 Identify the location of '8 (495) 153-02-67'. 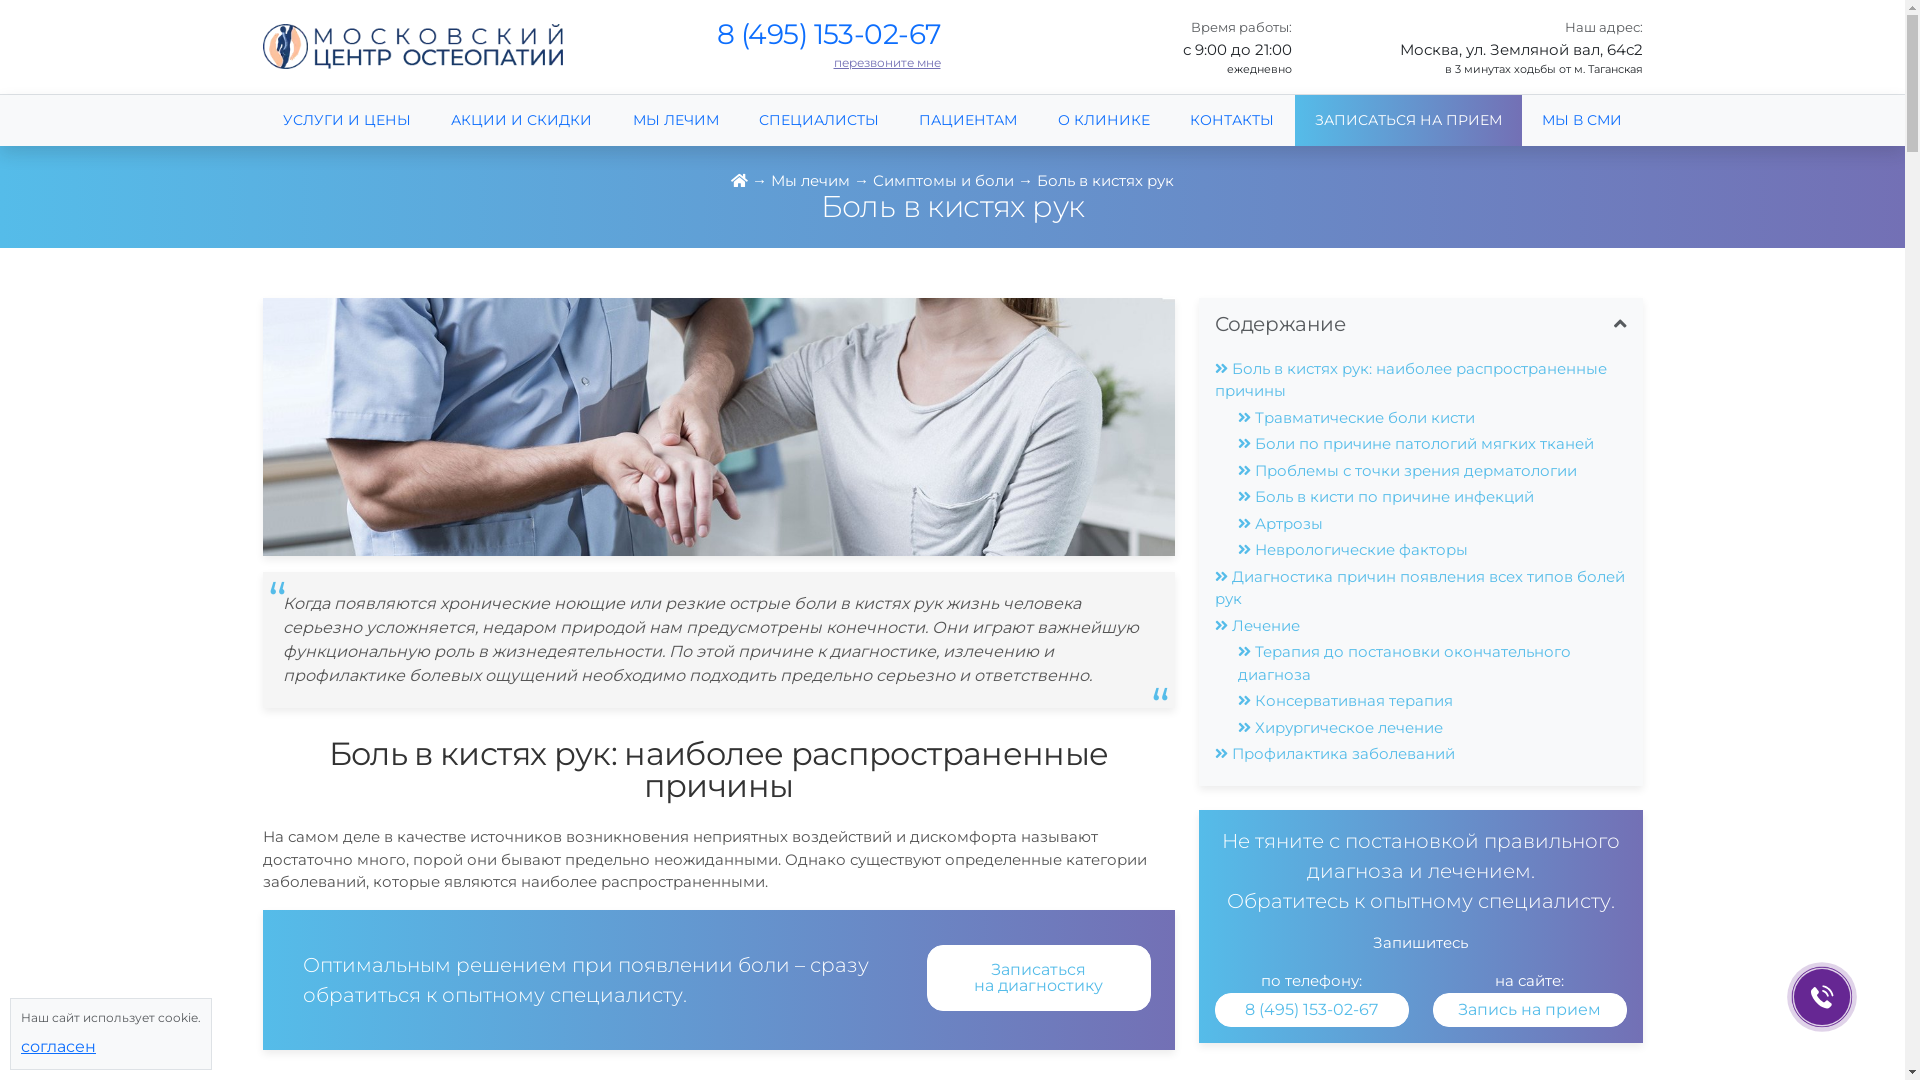
(1311, 1009).